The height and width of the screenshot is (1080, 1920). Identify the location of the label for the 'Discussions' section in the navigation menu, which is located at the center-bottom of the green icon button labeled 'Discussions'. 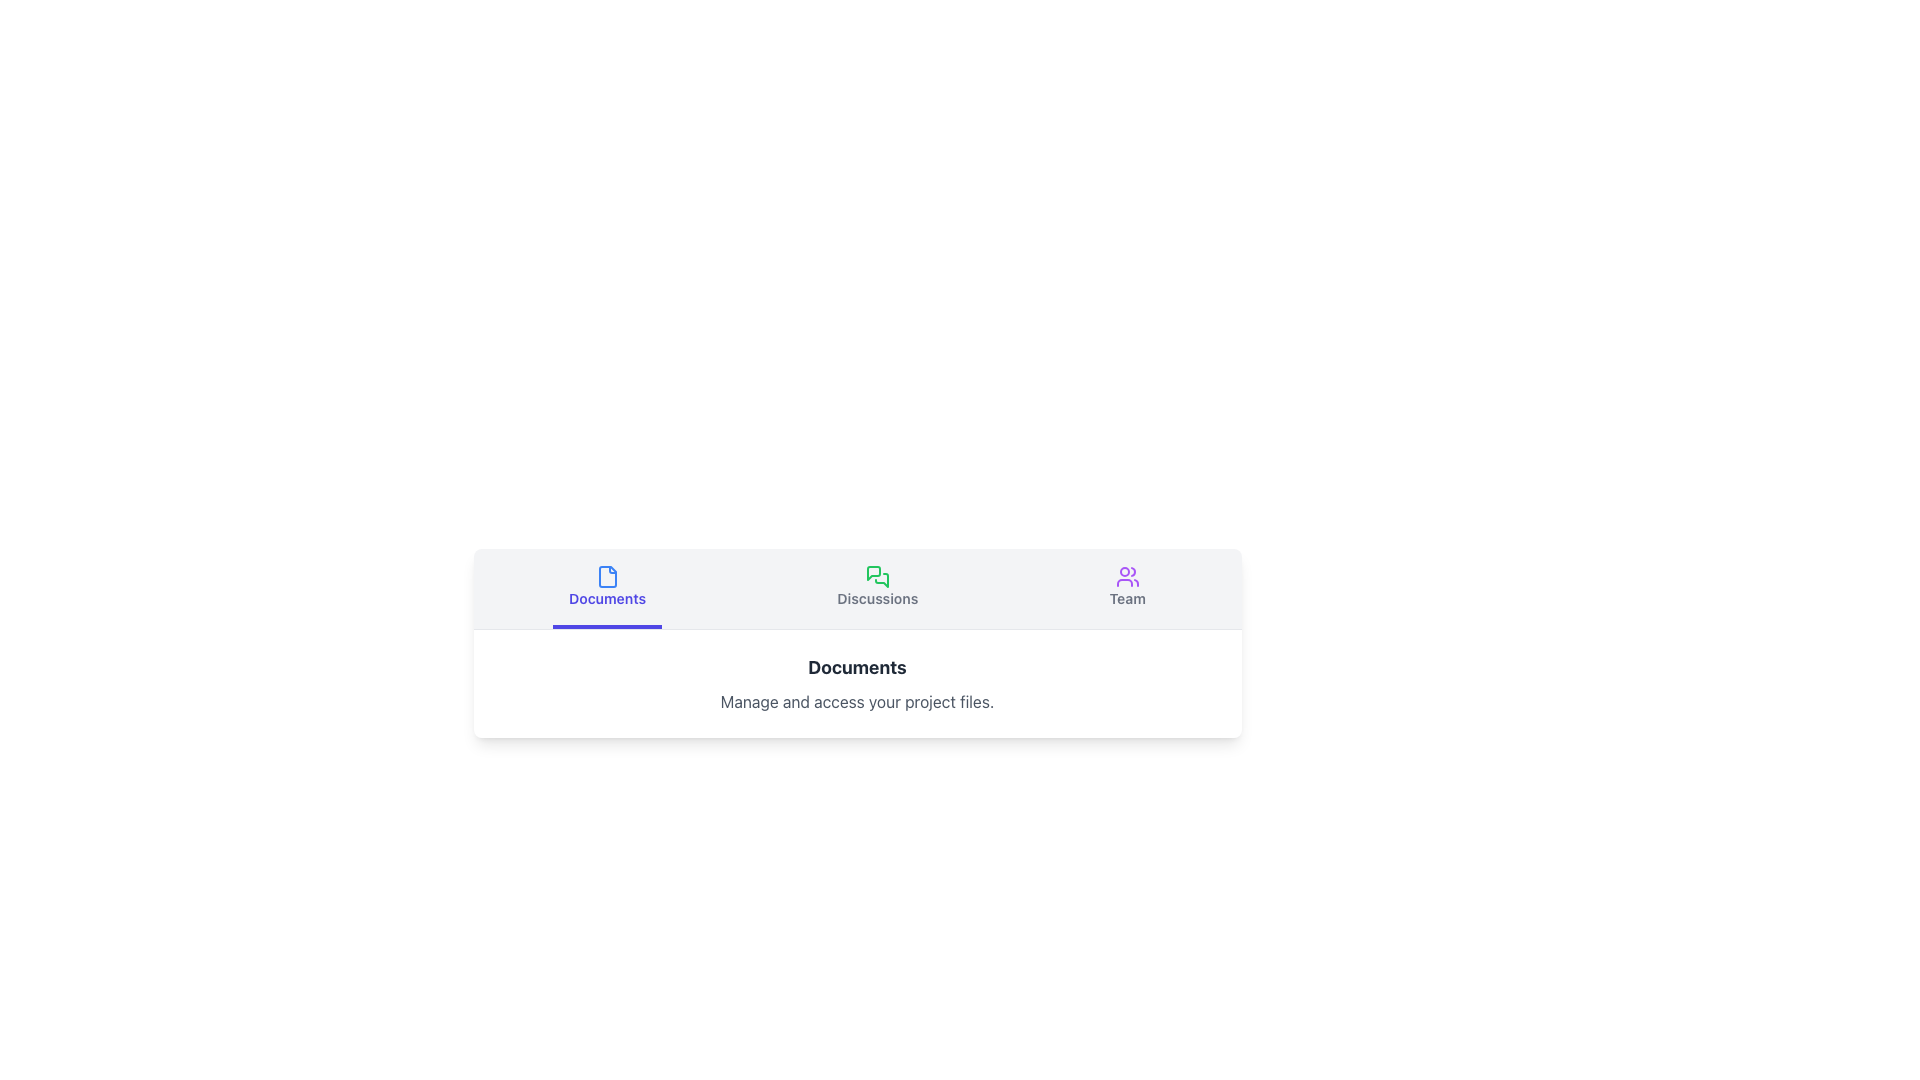
(877, 597).